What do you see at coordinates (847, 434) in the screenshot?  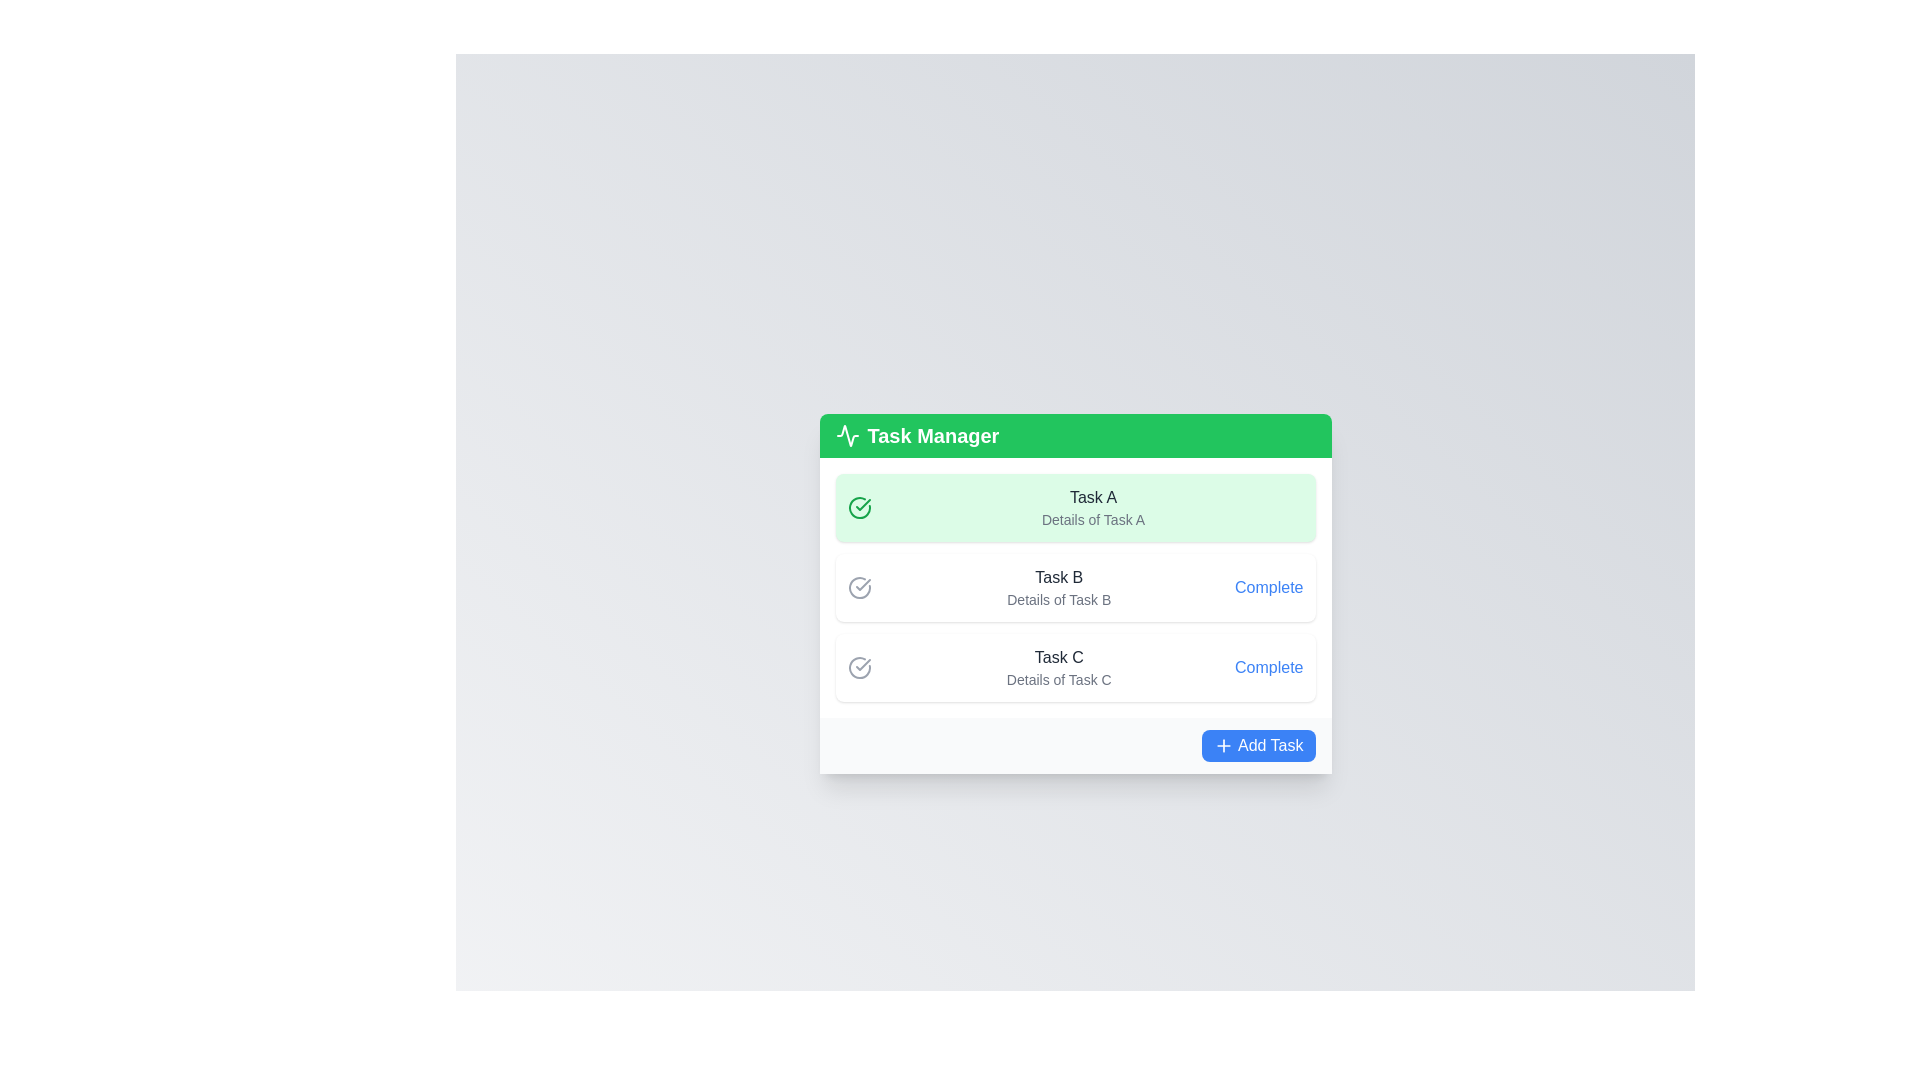 I see `the compact SVG graphic resembling an activity or pulse icon with a green background and white stroke, located to the left of the text 'Task Manager' in the green header section` at bounding box center [847, 434].